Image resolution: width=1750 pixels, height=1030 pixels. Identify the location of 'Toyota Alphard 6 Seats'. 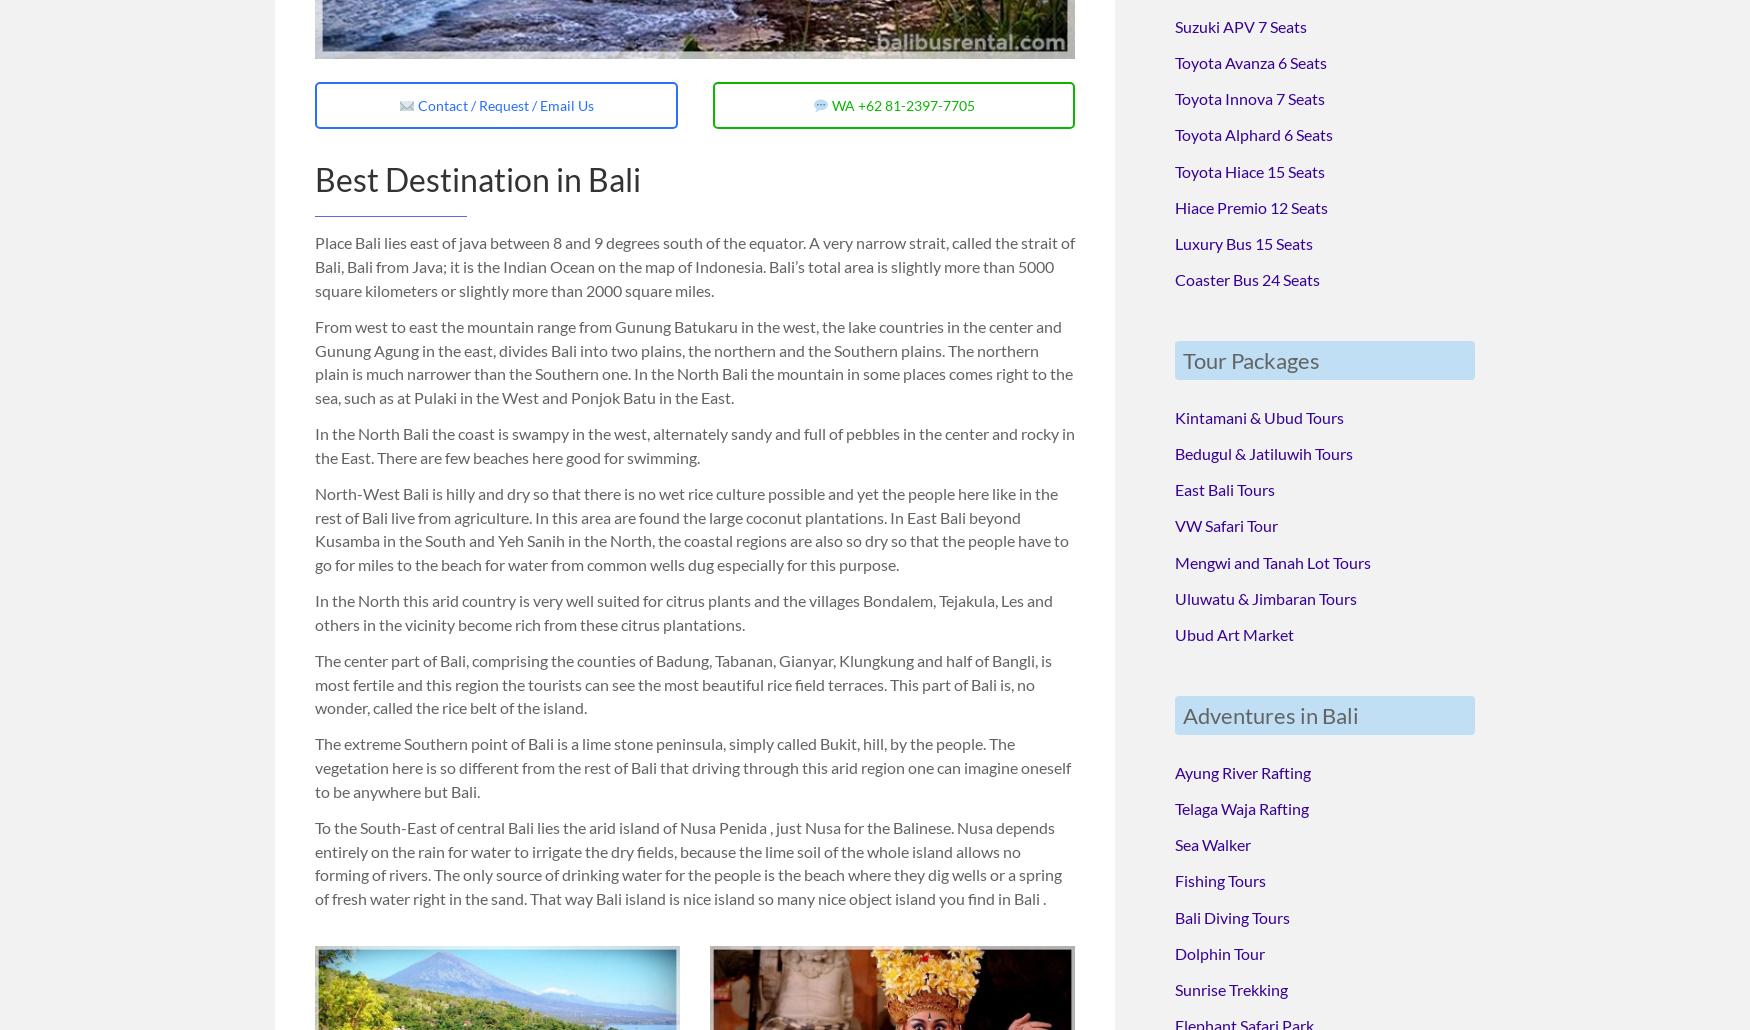
(1253, 131).